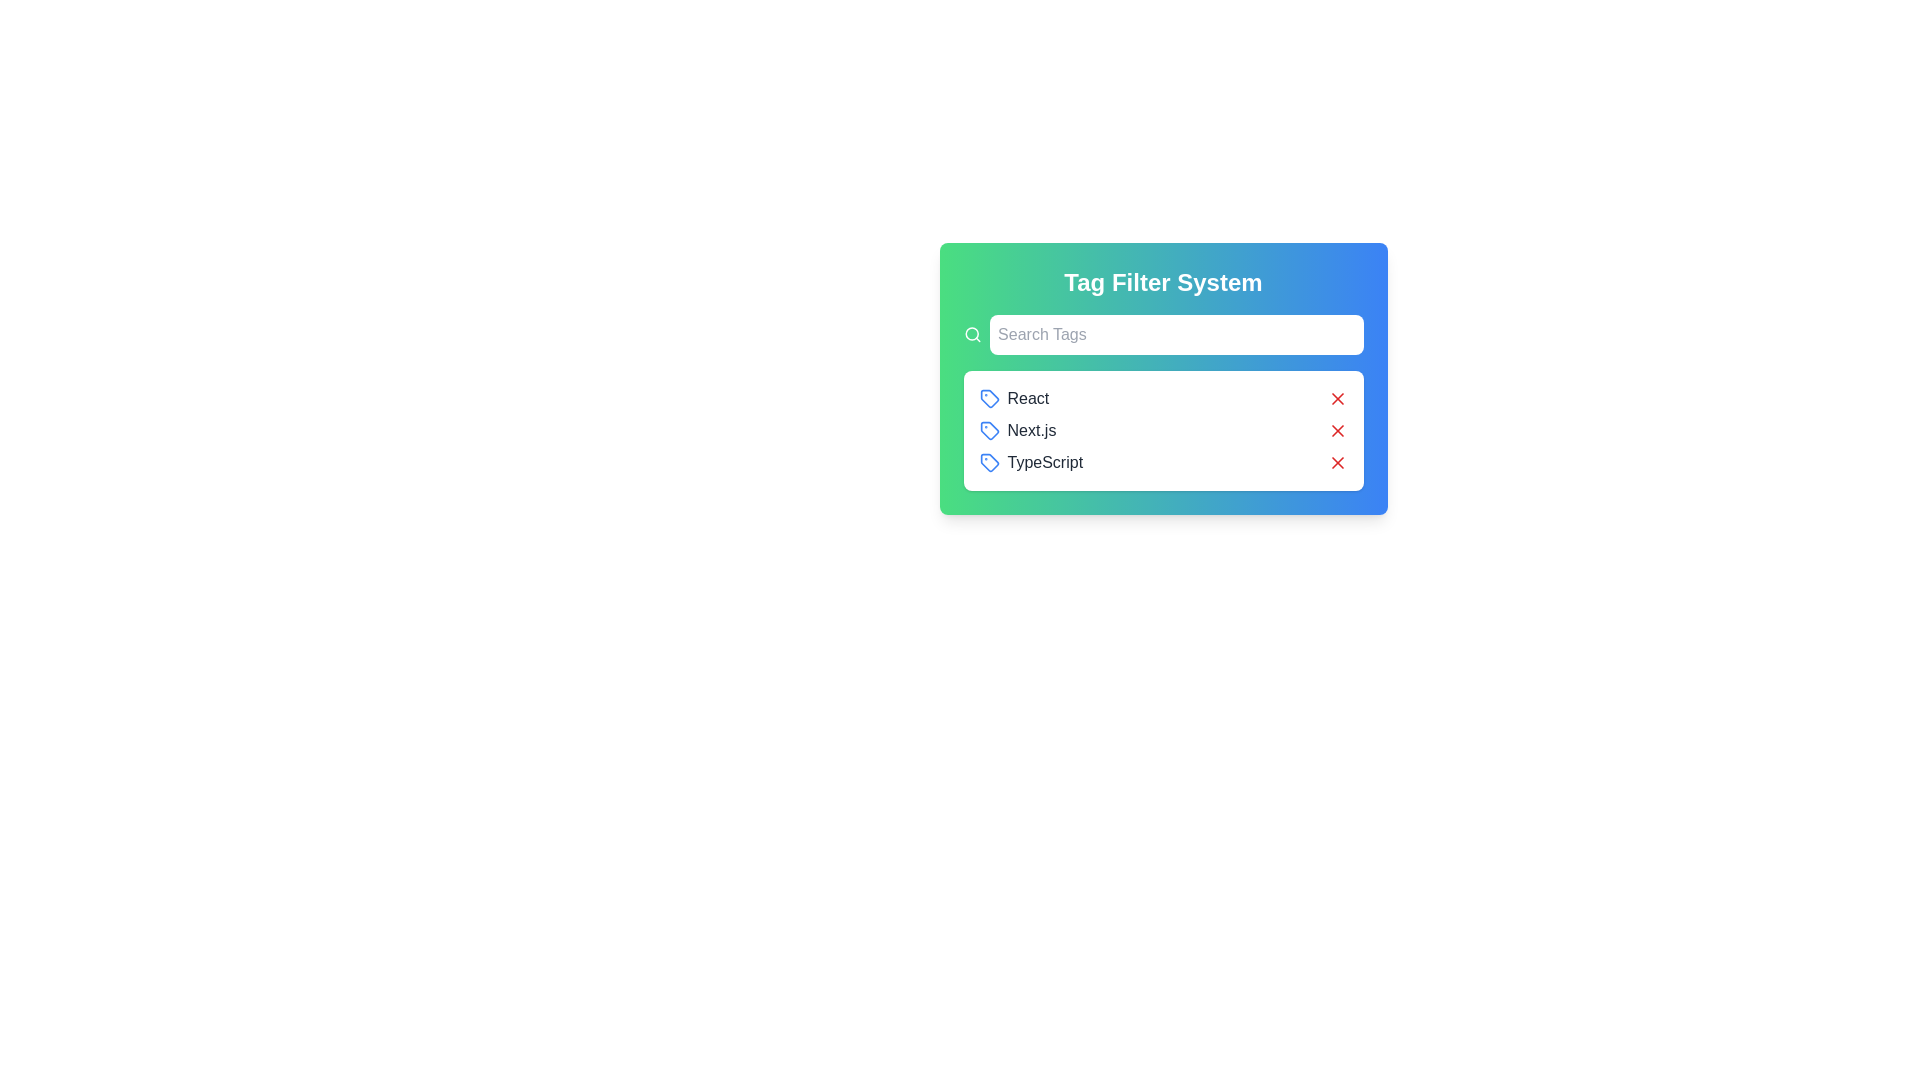 This screenshot has height=1080, width=1920. I want to click on the tag icon with a blue outline located to the left of the text 'Next.js' in the tag filter system, so click(989, 430).